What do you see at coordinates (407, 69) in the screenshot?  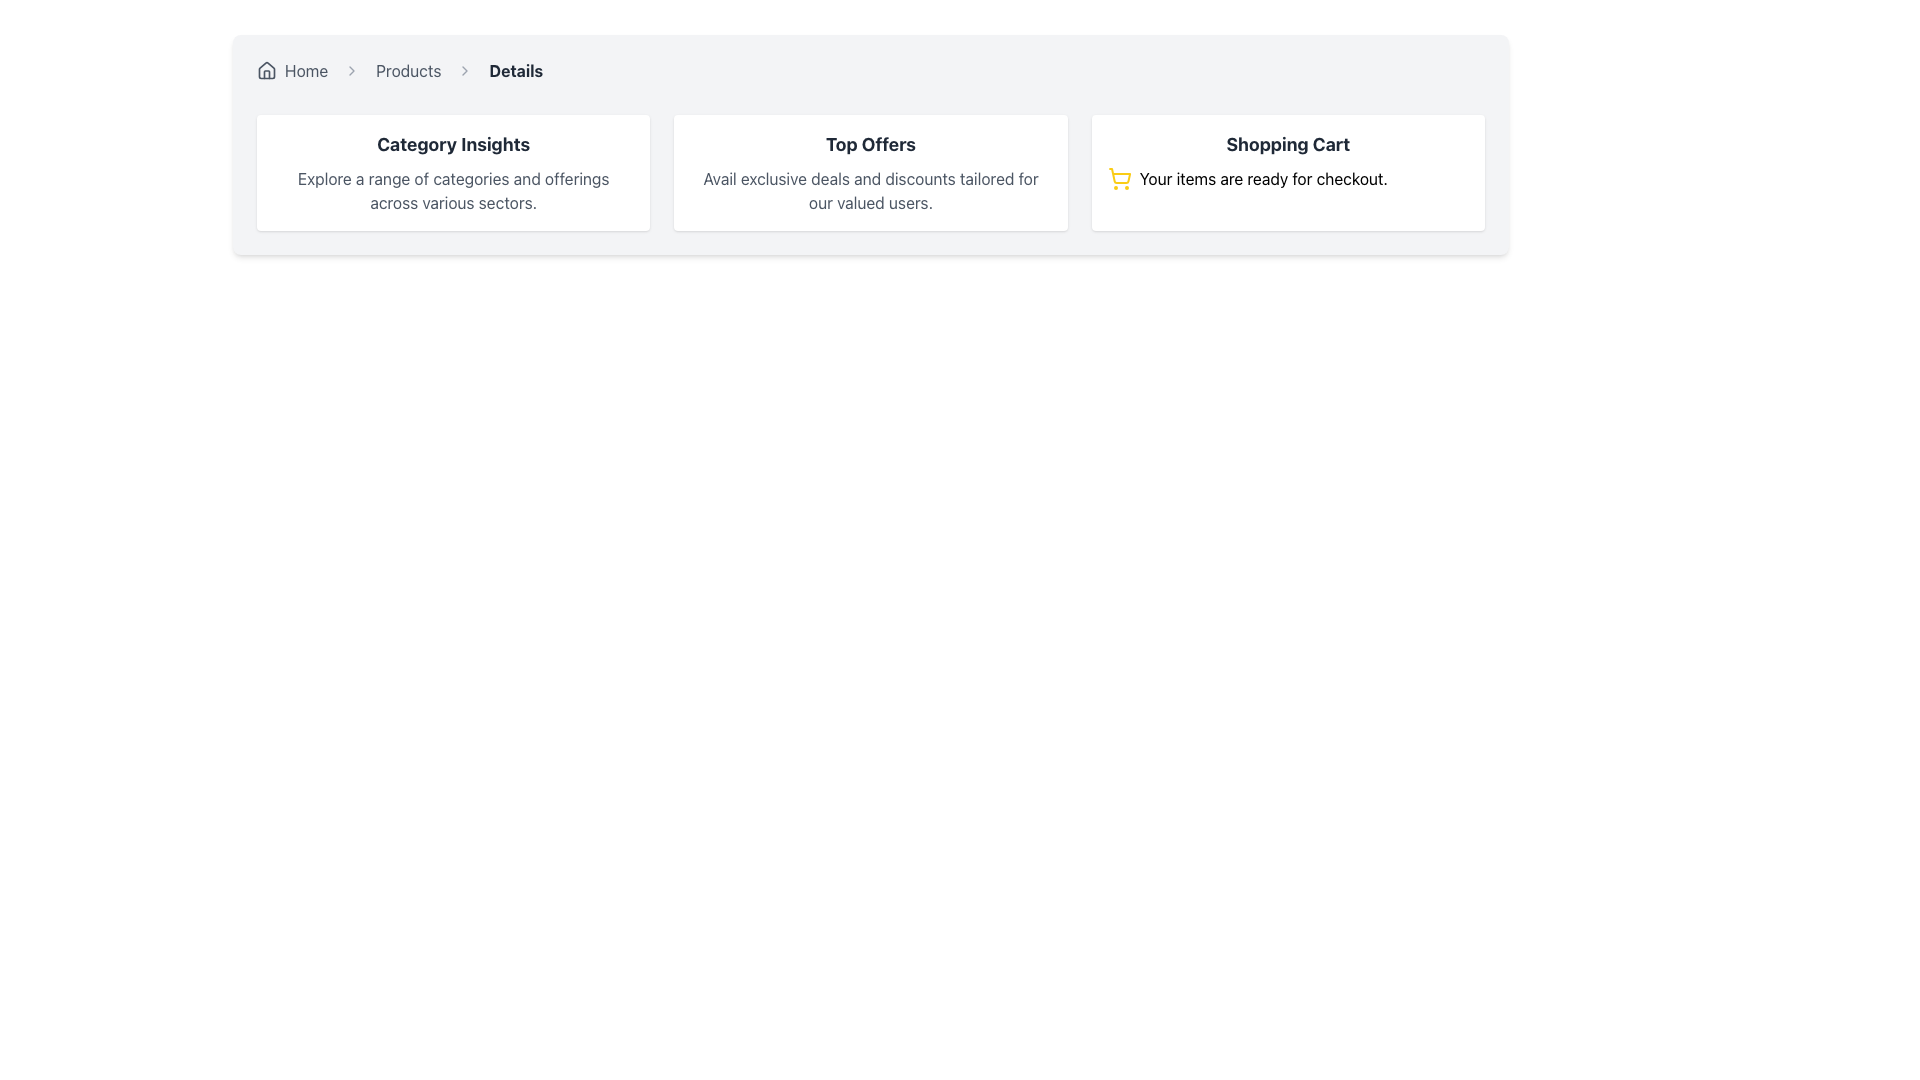 I see `the Interactive Text Link in the navigation bar to change its text color` at bounding box center [407, 69].